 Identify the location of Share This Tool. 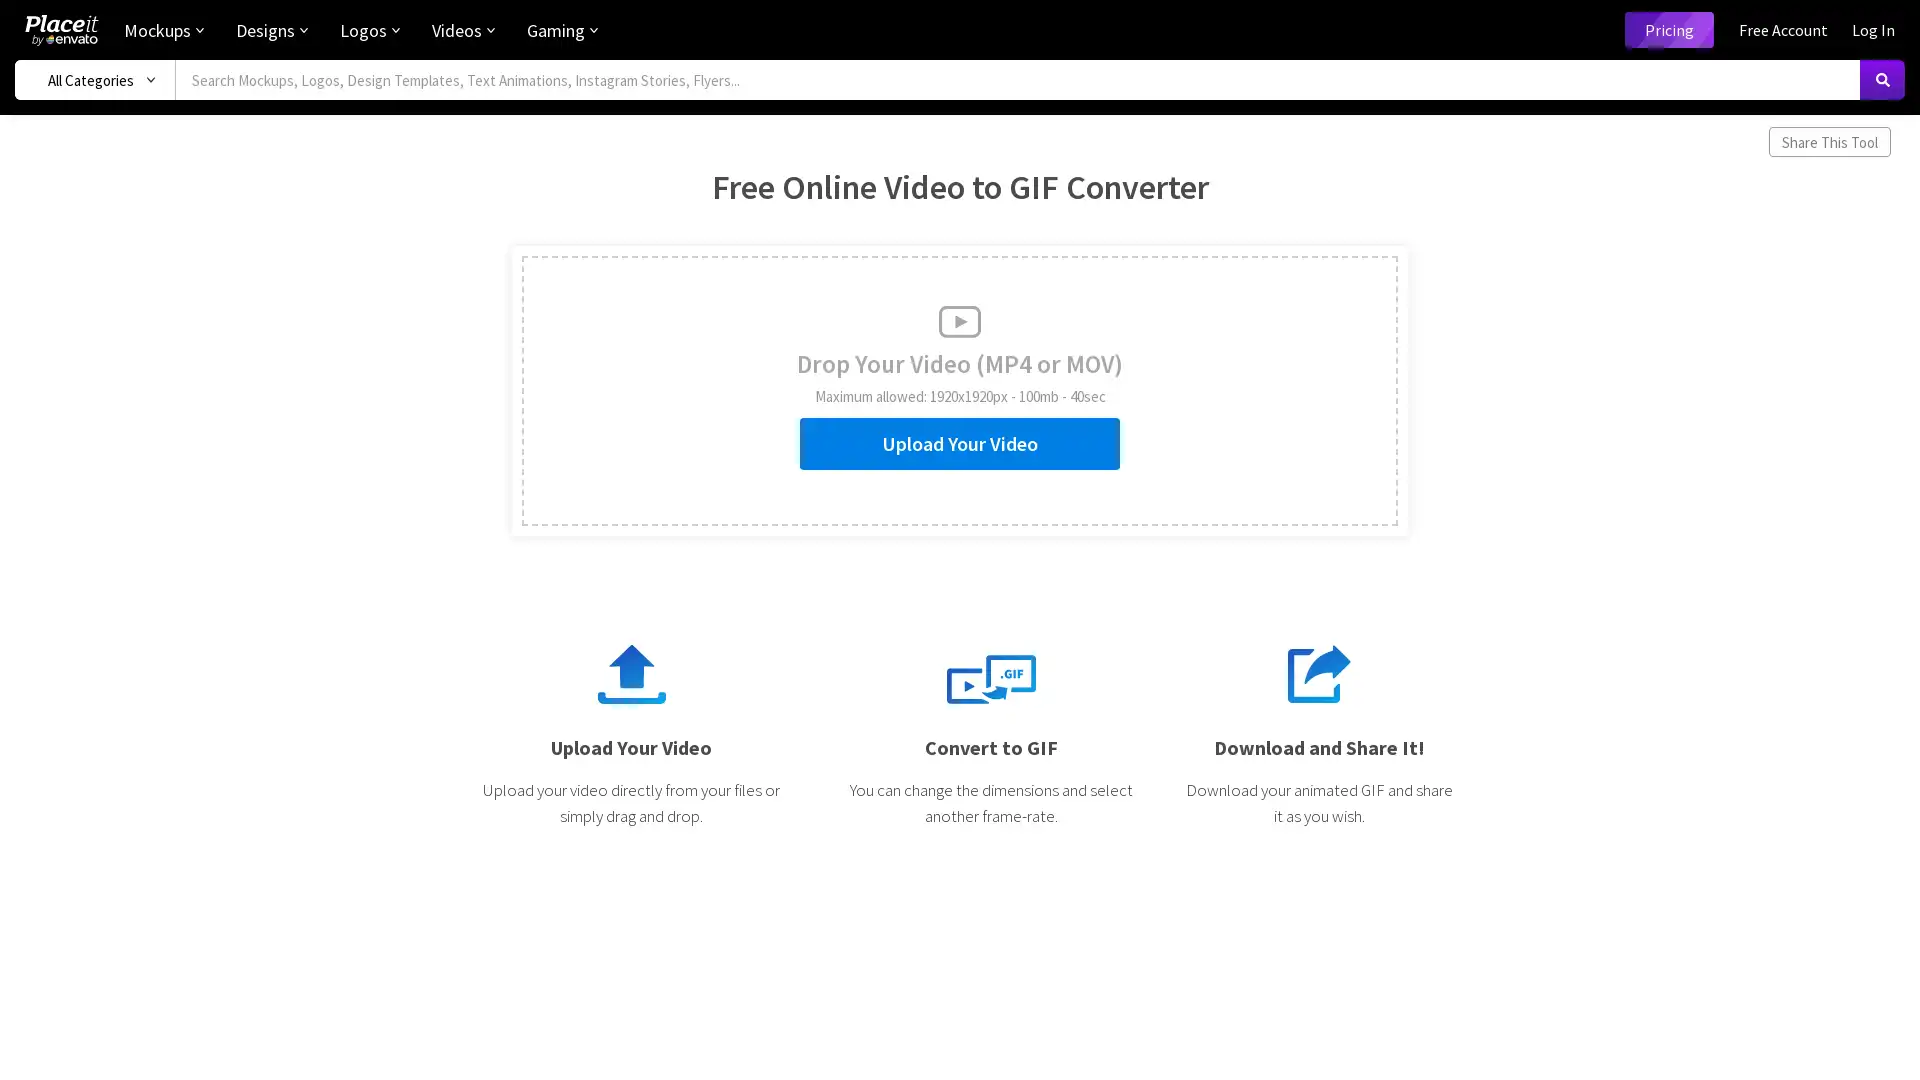
(1829, 141).